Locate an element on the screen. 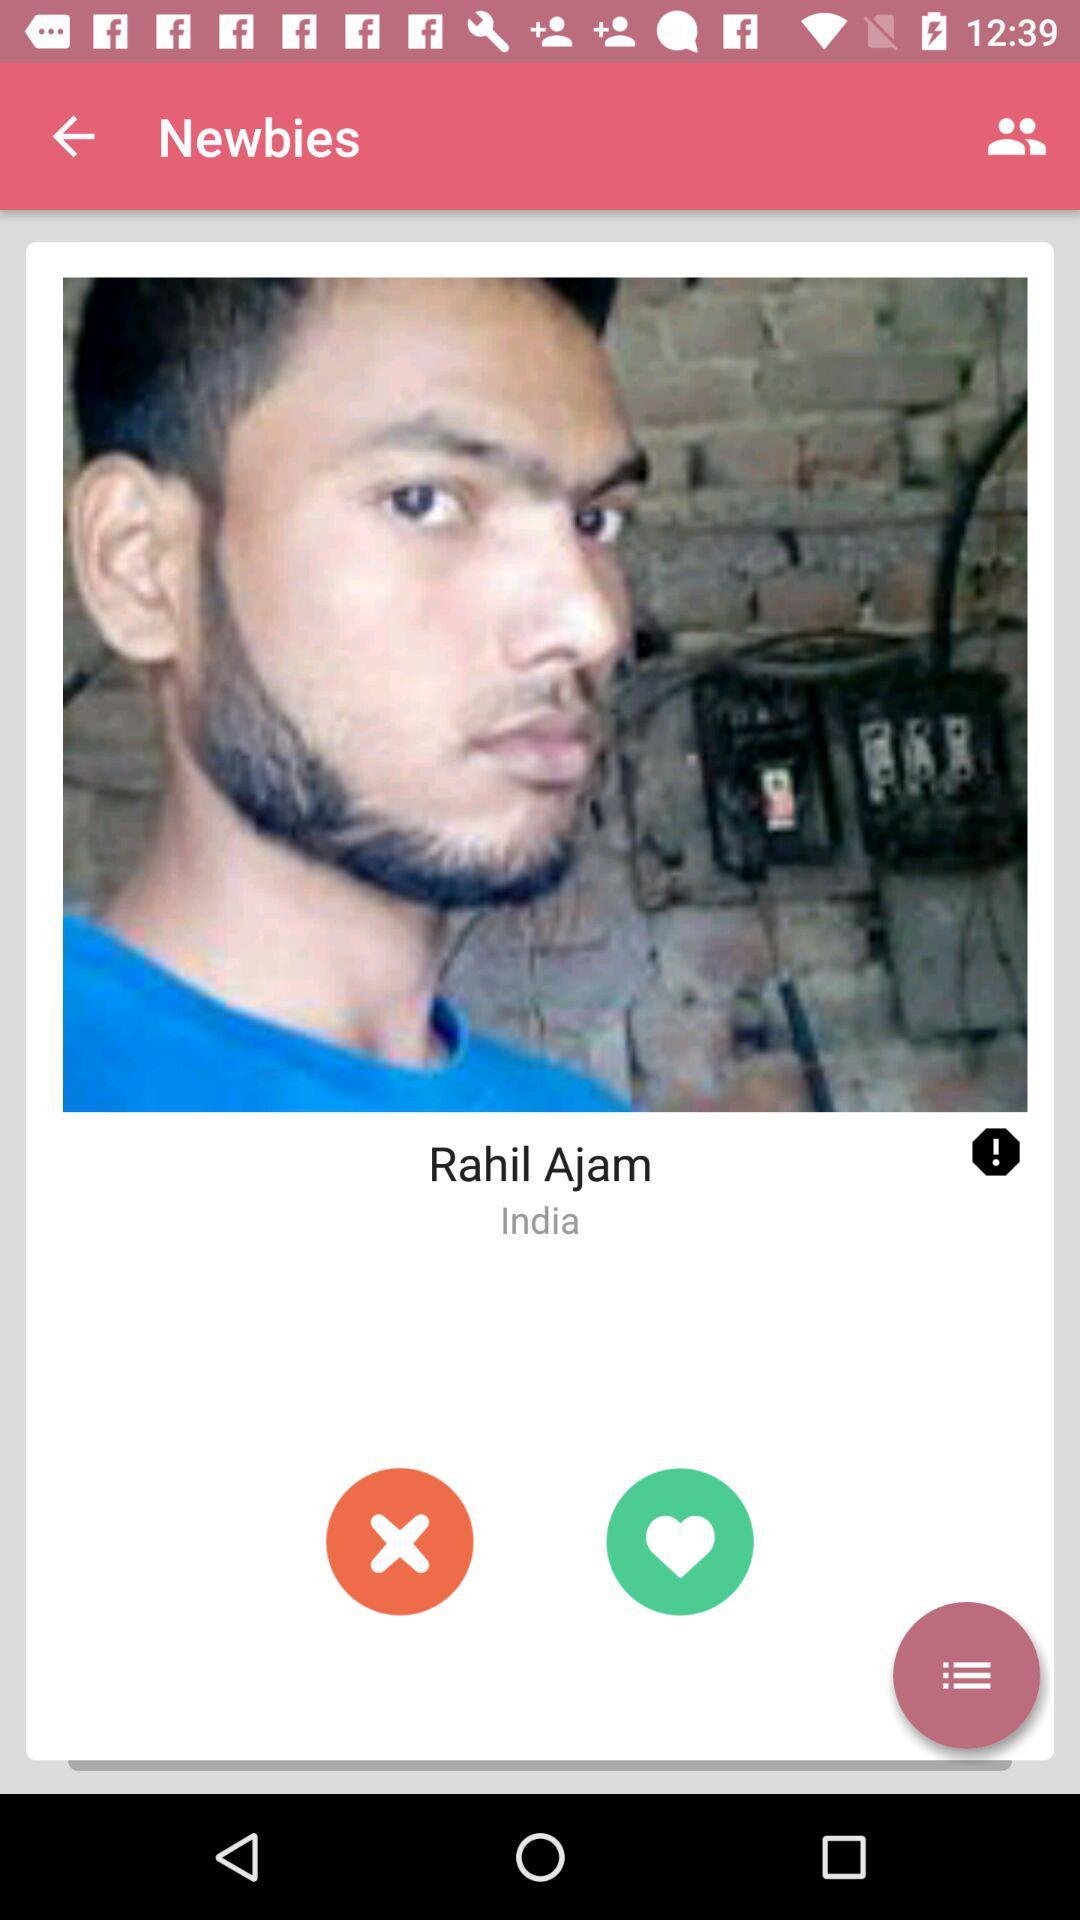  button is located at coordinates (400, 1540).